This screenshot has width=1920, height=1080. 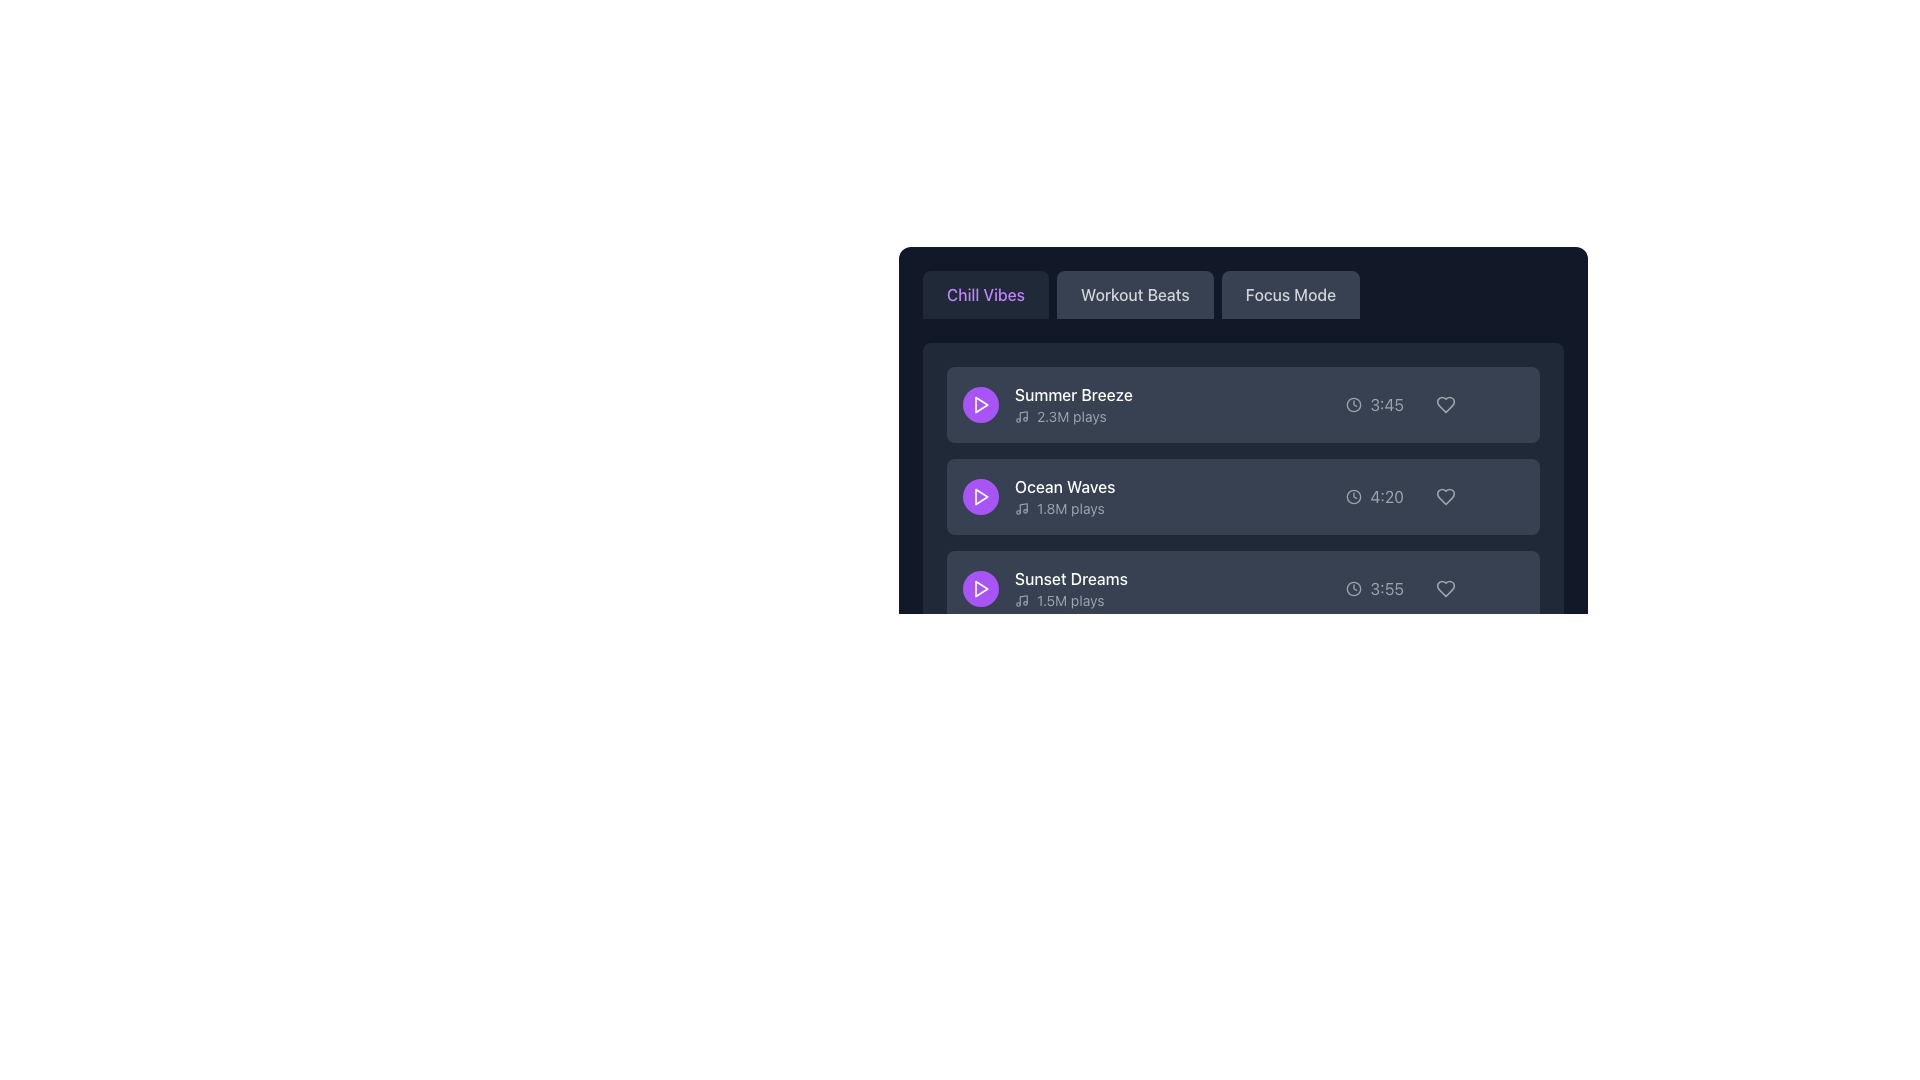 What do you see at coordinates (1070, 588) in the screenshot?
I see `displayed information from the text label for the song 'Sunset Dreams', which is located in the third item of the vertical list under the 'Chill Vibes' section` at bounding box center [1070, 588].